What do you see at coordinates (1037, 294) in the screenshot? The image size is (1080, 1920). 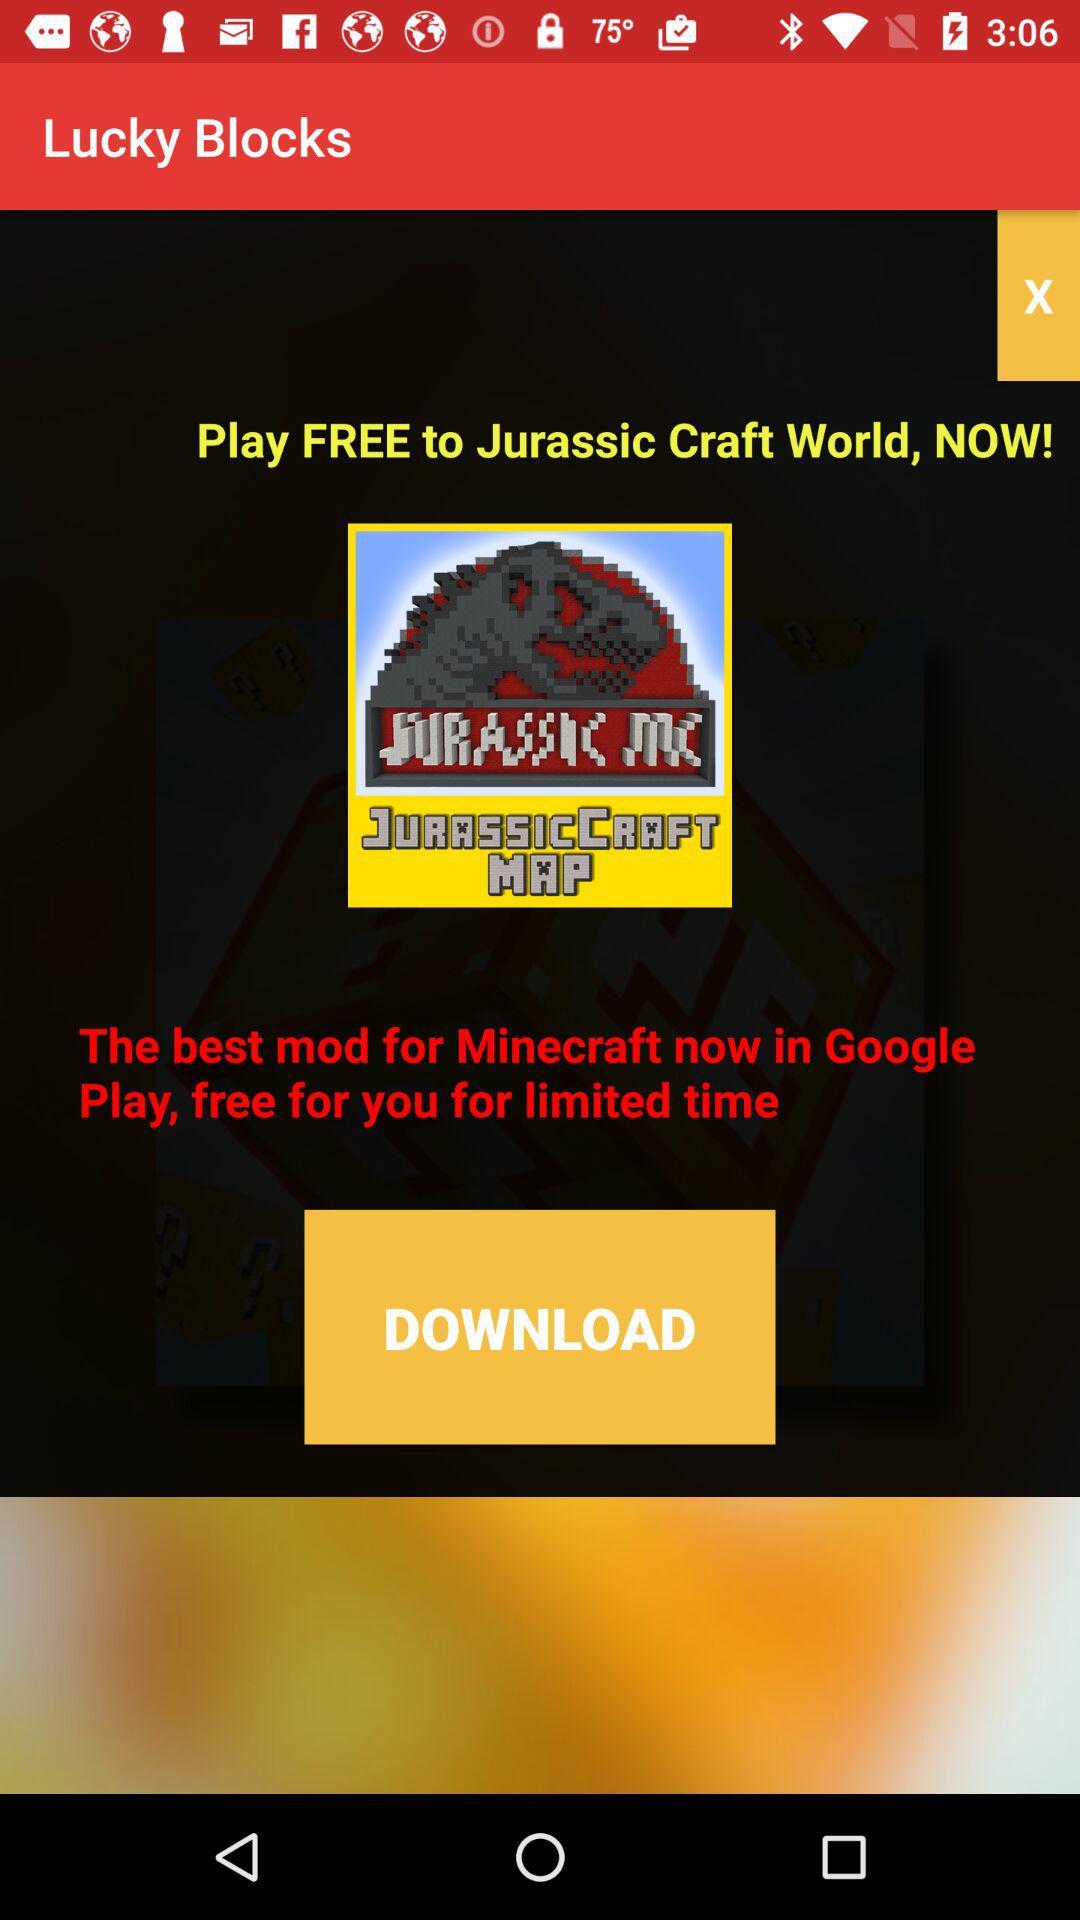 I see `icon above the play free to item` at bounding box center [1037, 294].